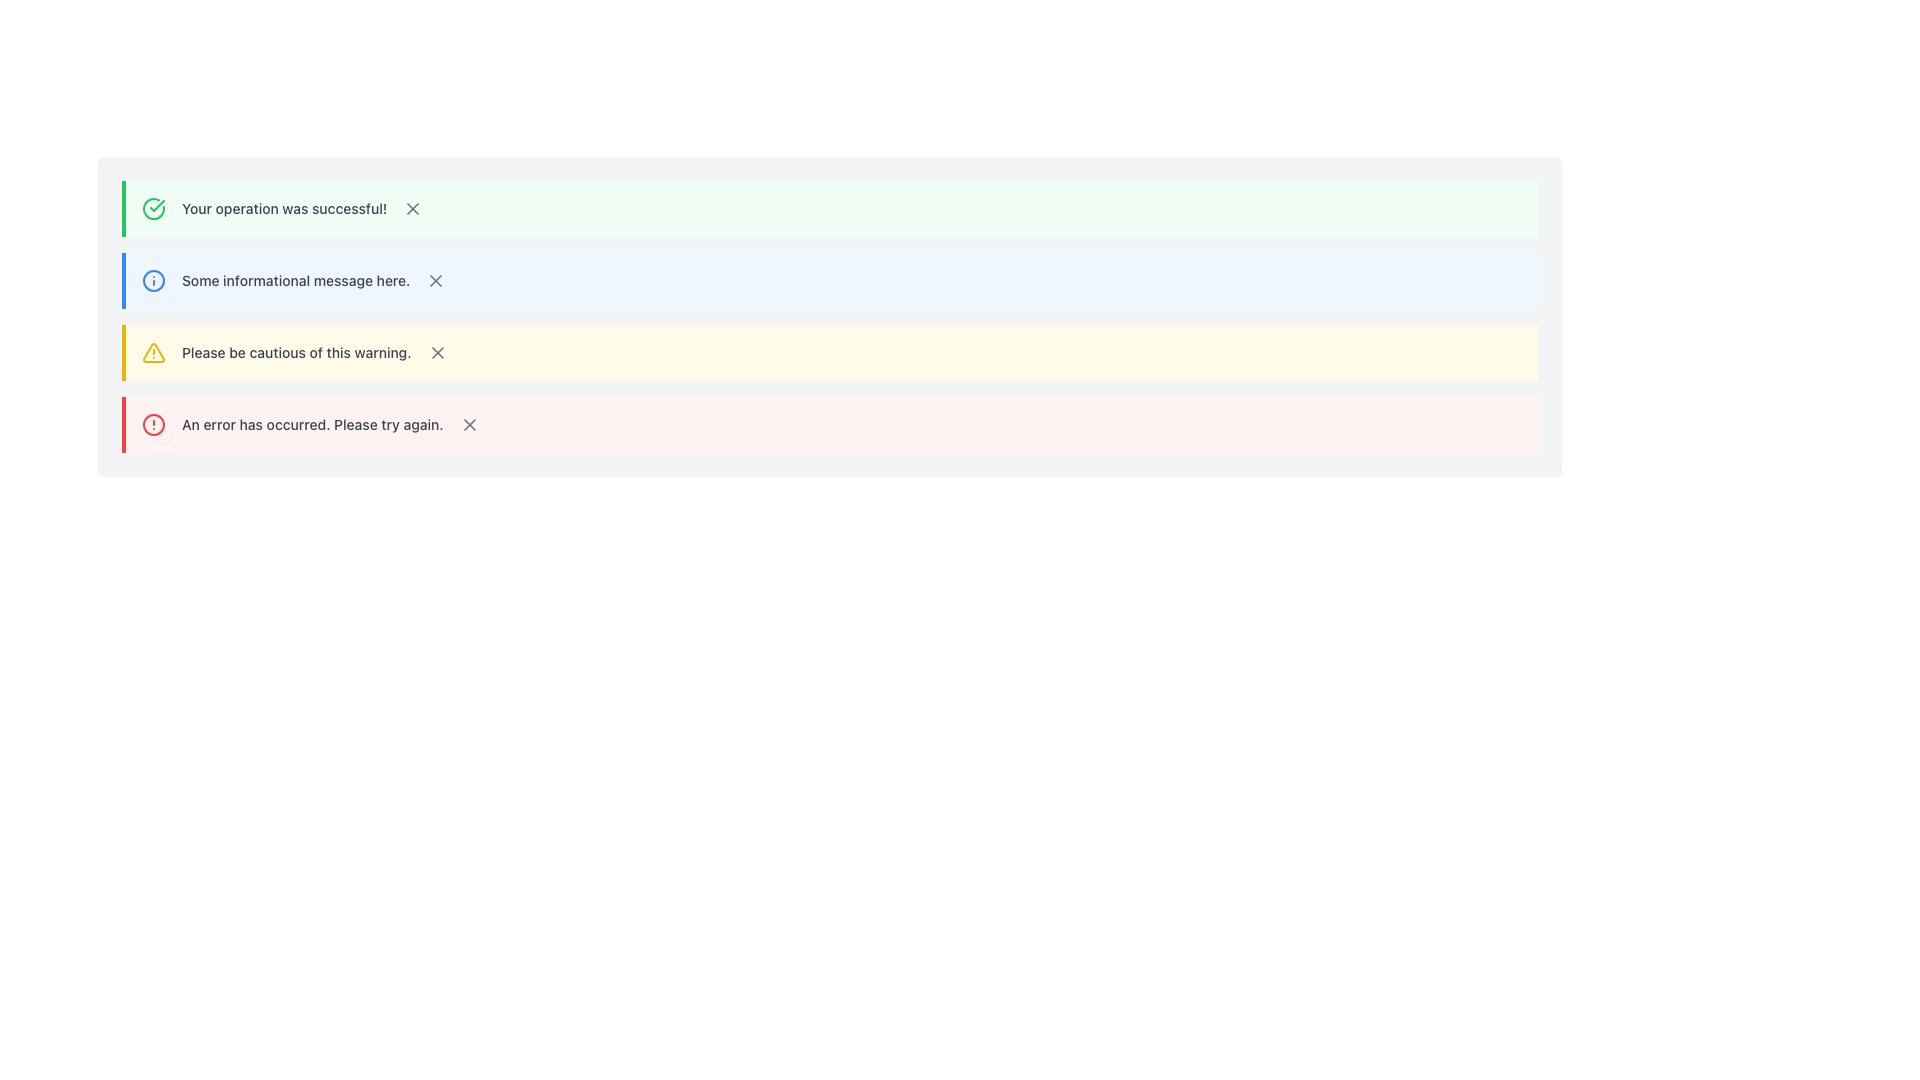  Describe the element at coordinates (152, 281) in the screenshot. I see `the information indicator icon located in the second row of the notification list, which is to the left of the text 'Some informational message here.'` at that location.